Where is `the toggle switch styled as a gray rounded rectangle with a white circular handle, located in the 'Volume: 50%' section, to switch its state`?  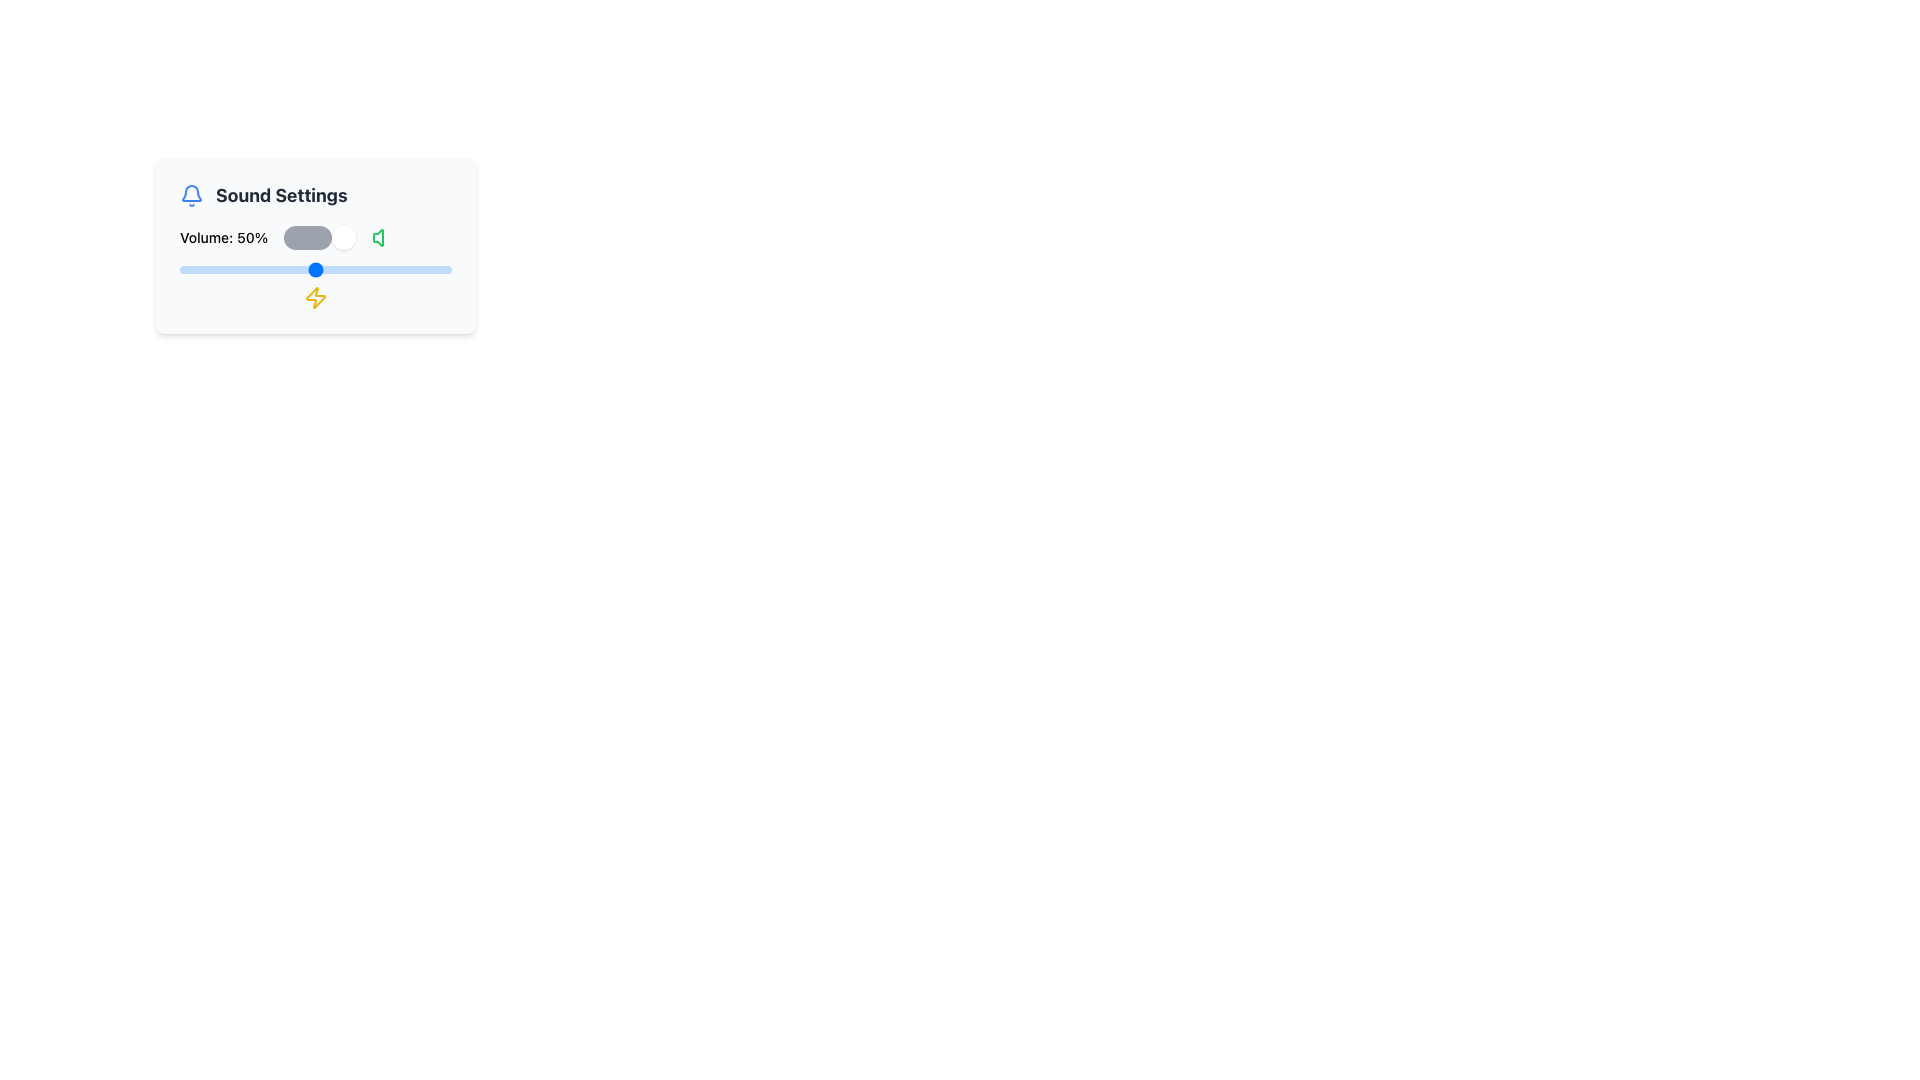
the toggle switch styled as a gray rounded rectangle with a white circular handle, located in the 'Volume: 50%' section, to switch its state is located at coordinates (320, 237).